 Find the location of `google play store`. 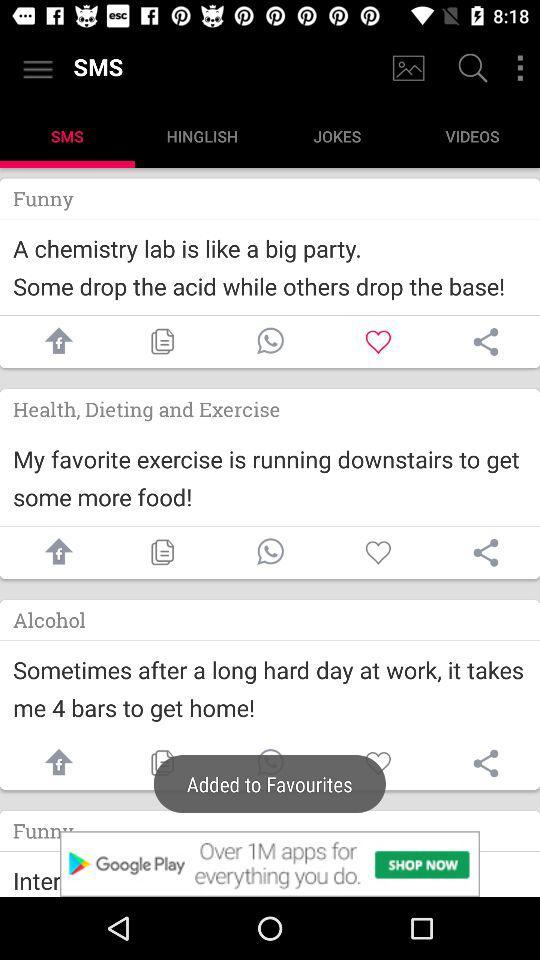

google play store is located at coordinates (270, 863).